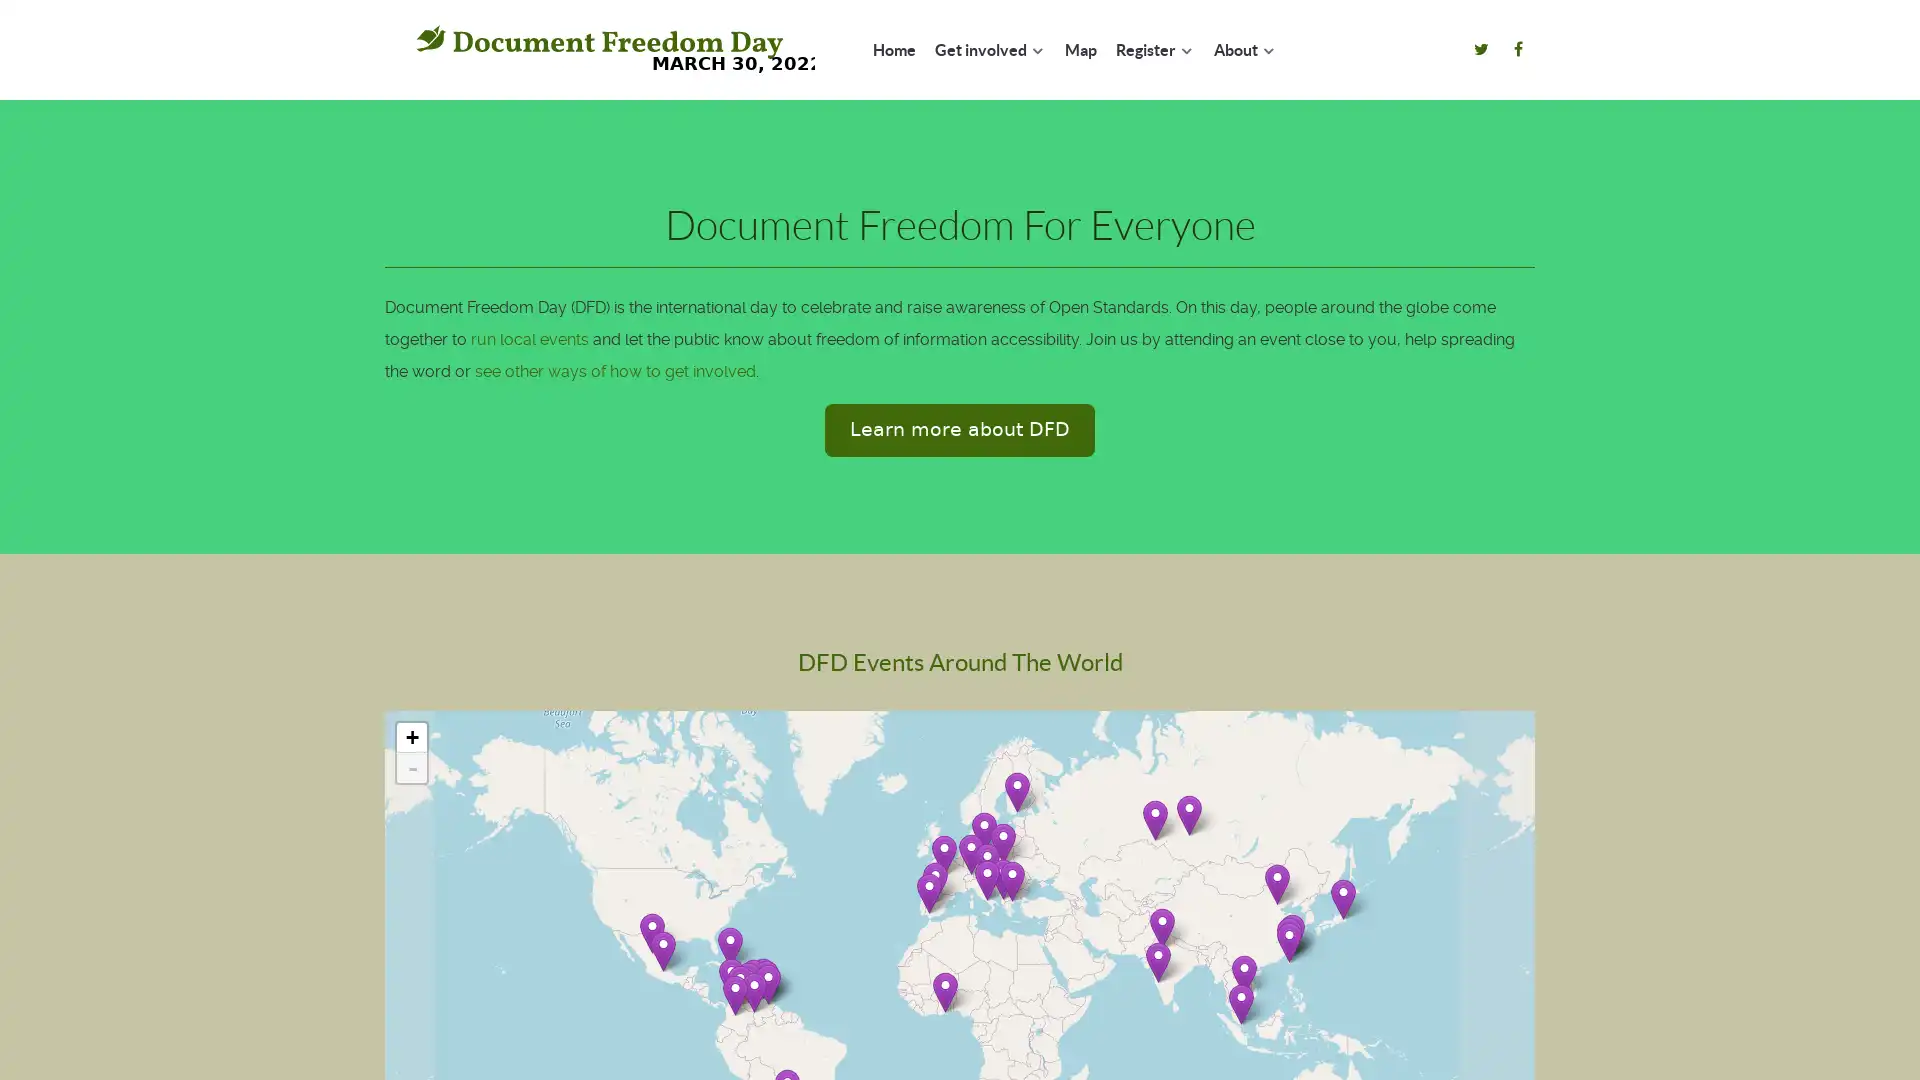  What do you see at coordinates (411, 736) in the screenshot?
I see `Zoom in` at bounding box center [411, 736].